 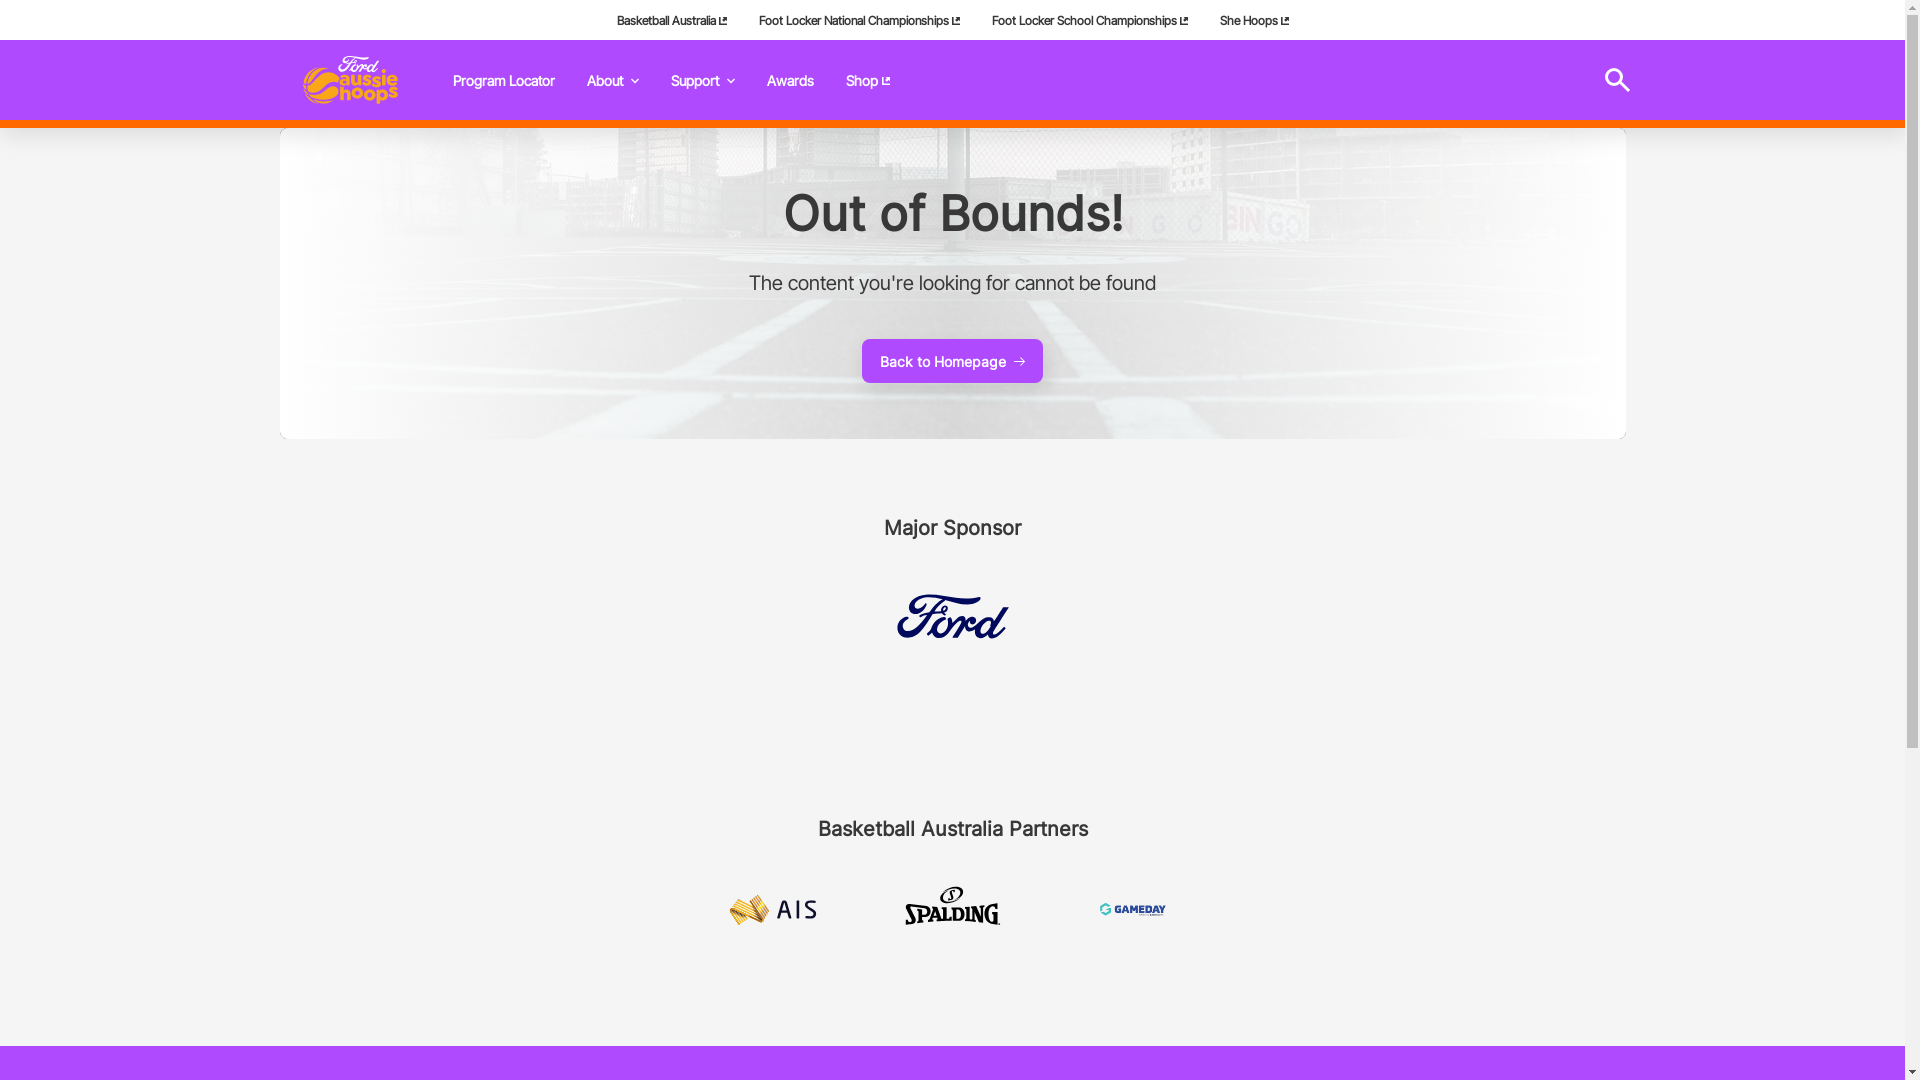 What do you see at coordinates (610, 79) in the screenshot?
I see `'About'` at bounding box center [610, 79].